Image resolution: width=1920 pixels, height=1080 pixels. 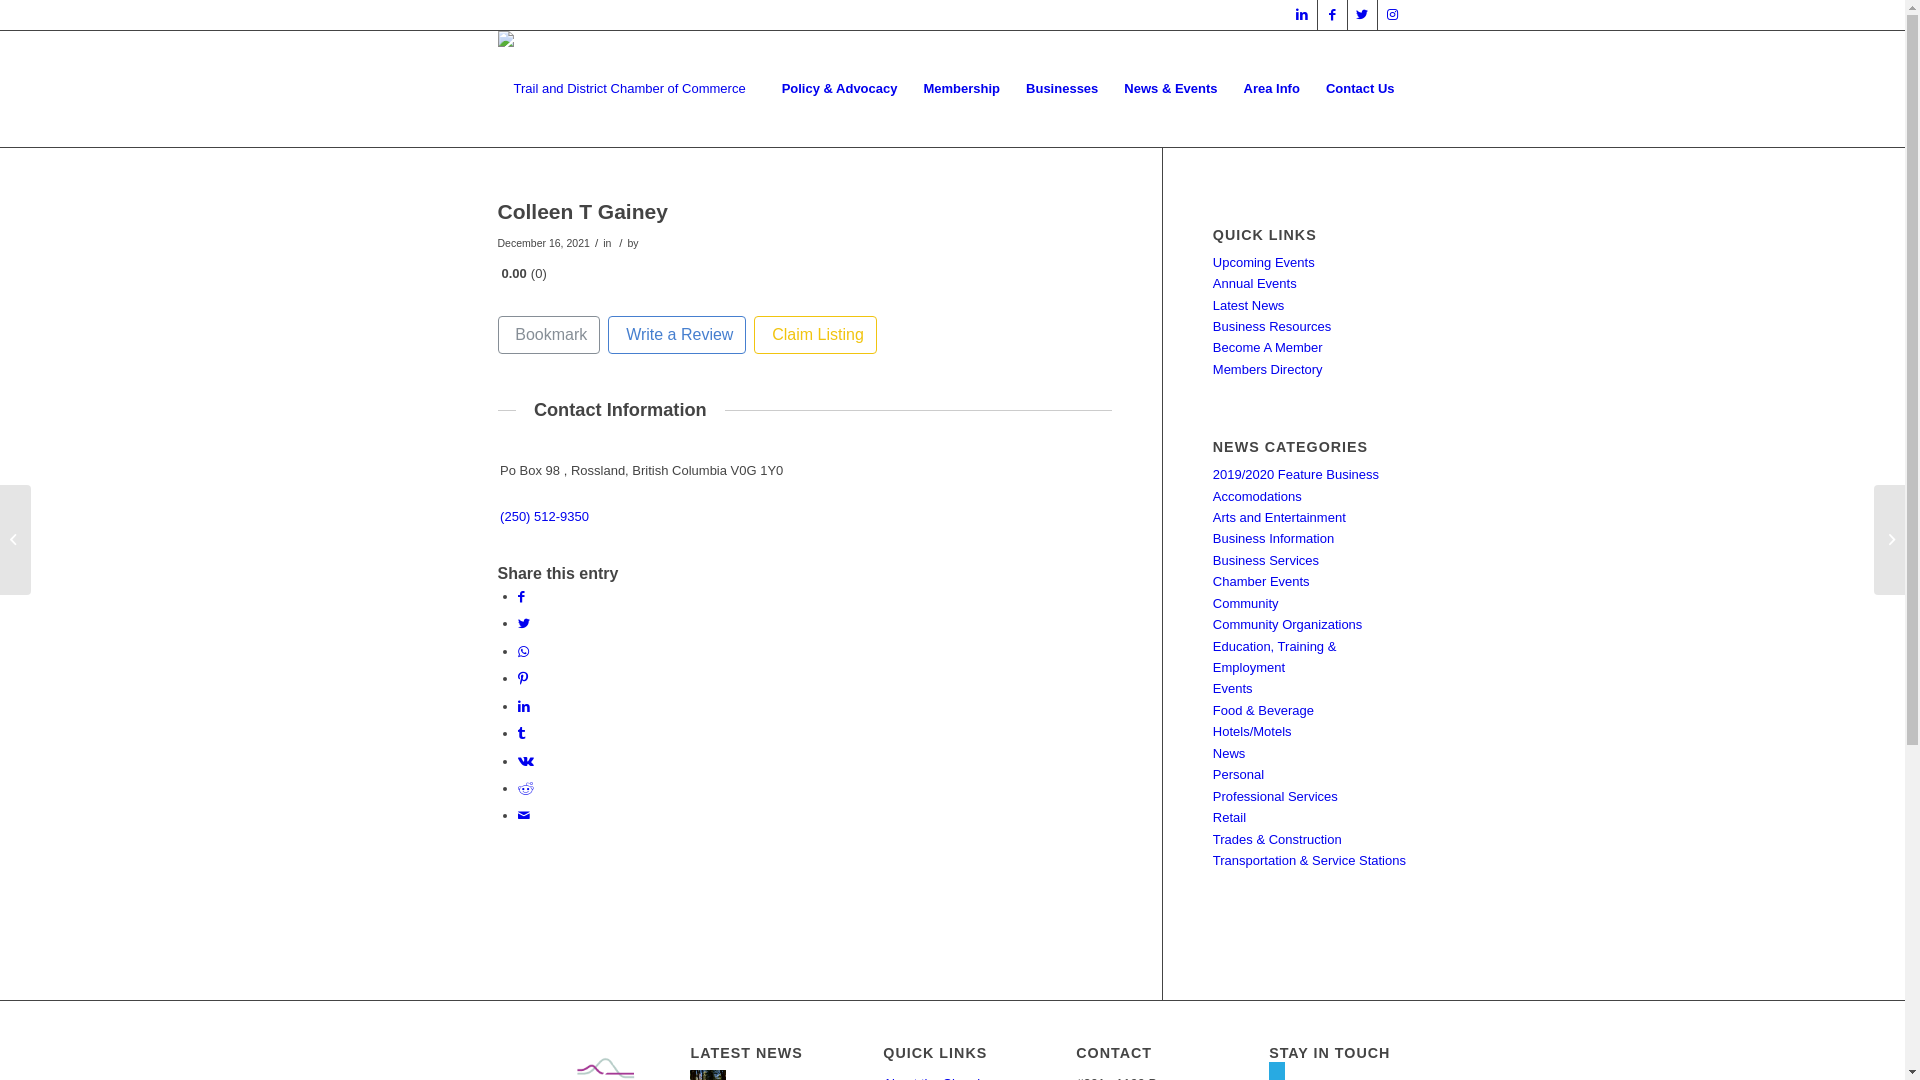 What do you see at coordinates (1262, 261) in the screenshot?
I see `'Upcoming Events'` at bounding box center [1262, 261].